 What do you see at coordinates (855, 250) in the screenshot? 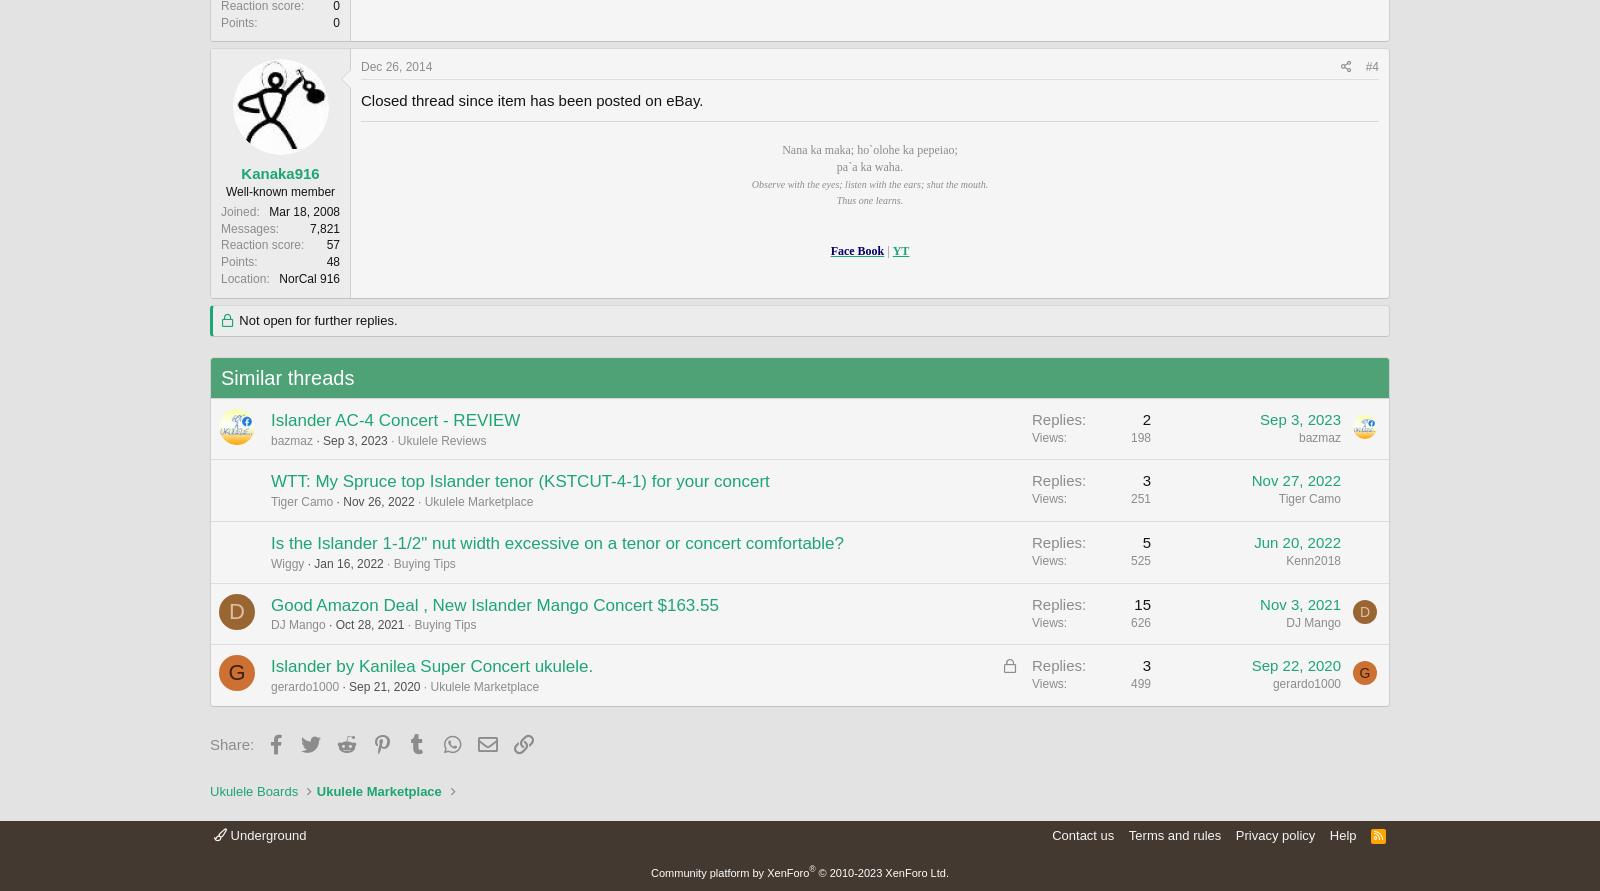
I see `'Face Book'` at bounding box center [855, 250].